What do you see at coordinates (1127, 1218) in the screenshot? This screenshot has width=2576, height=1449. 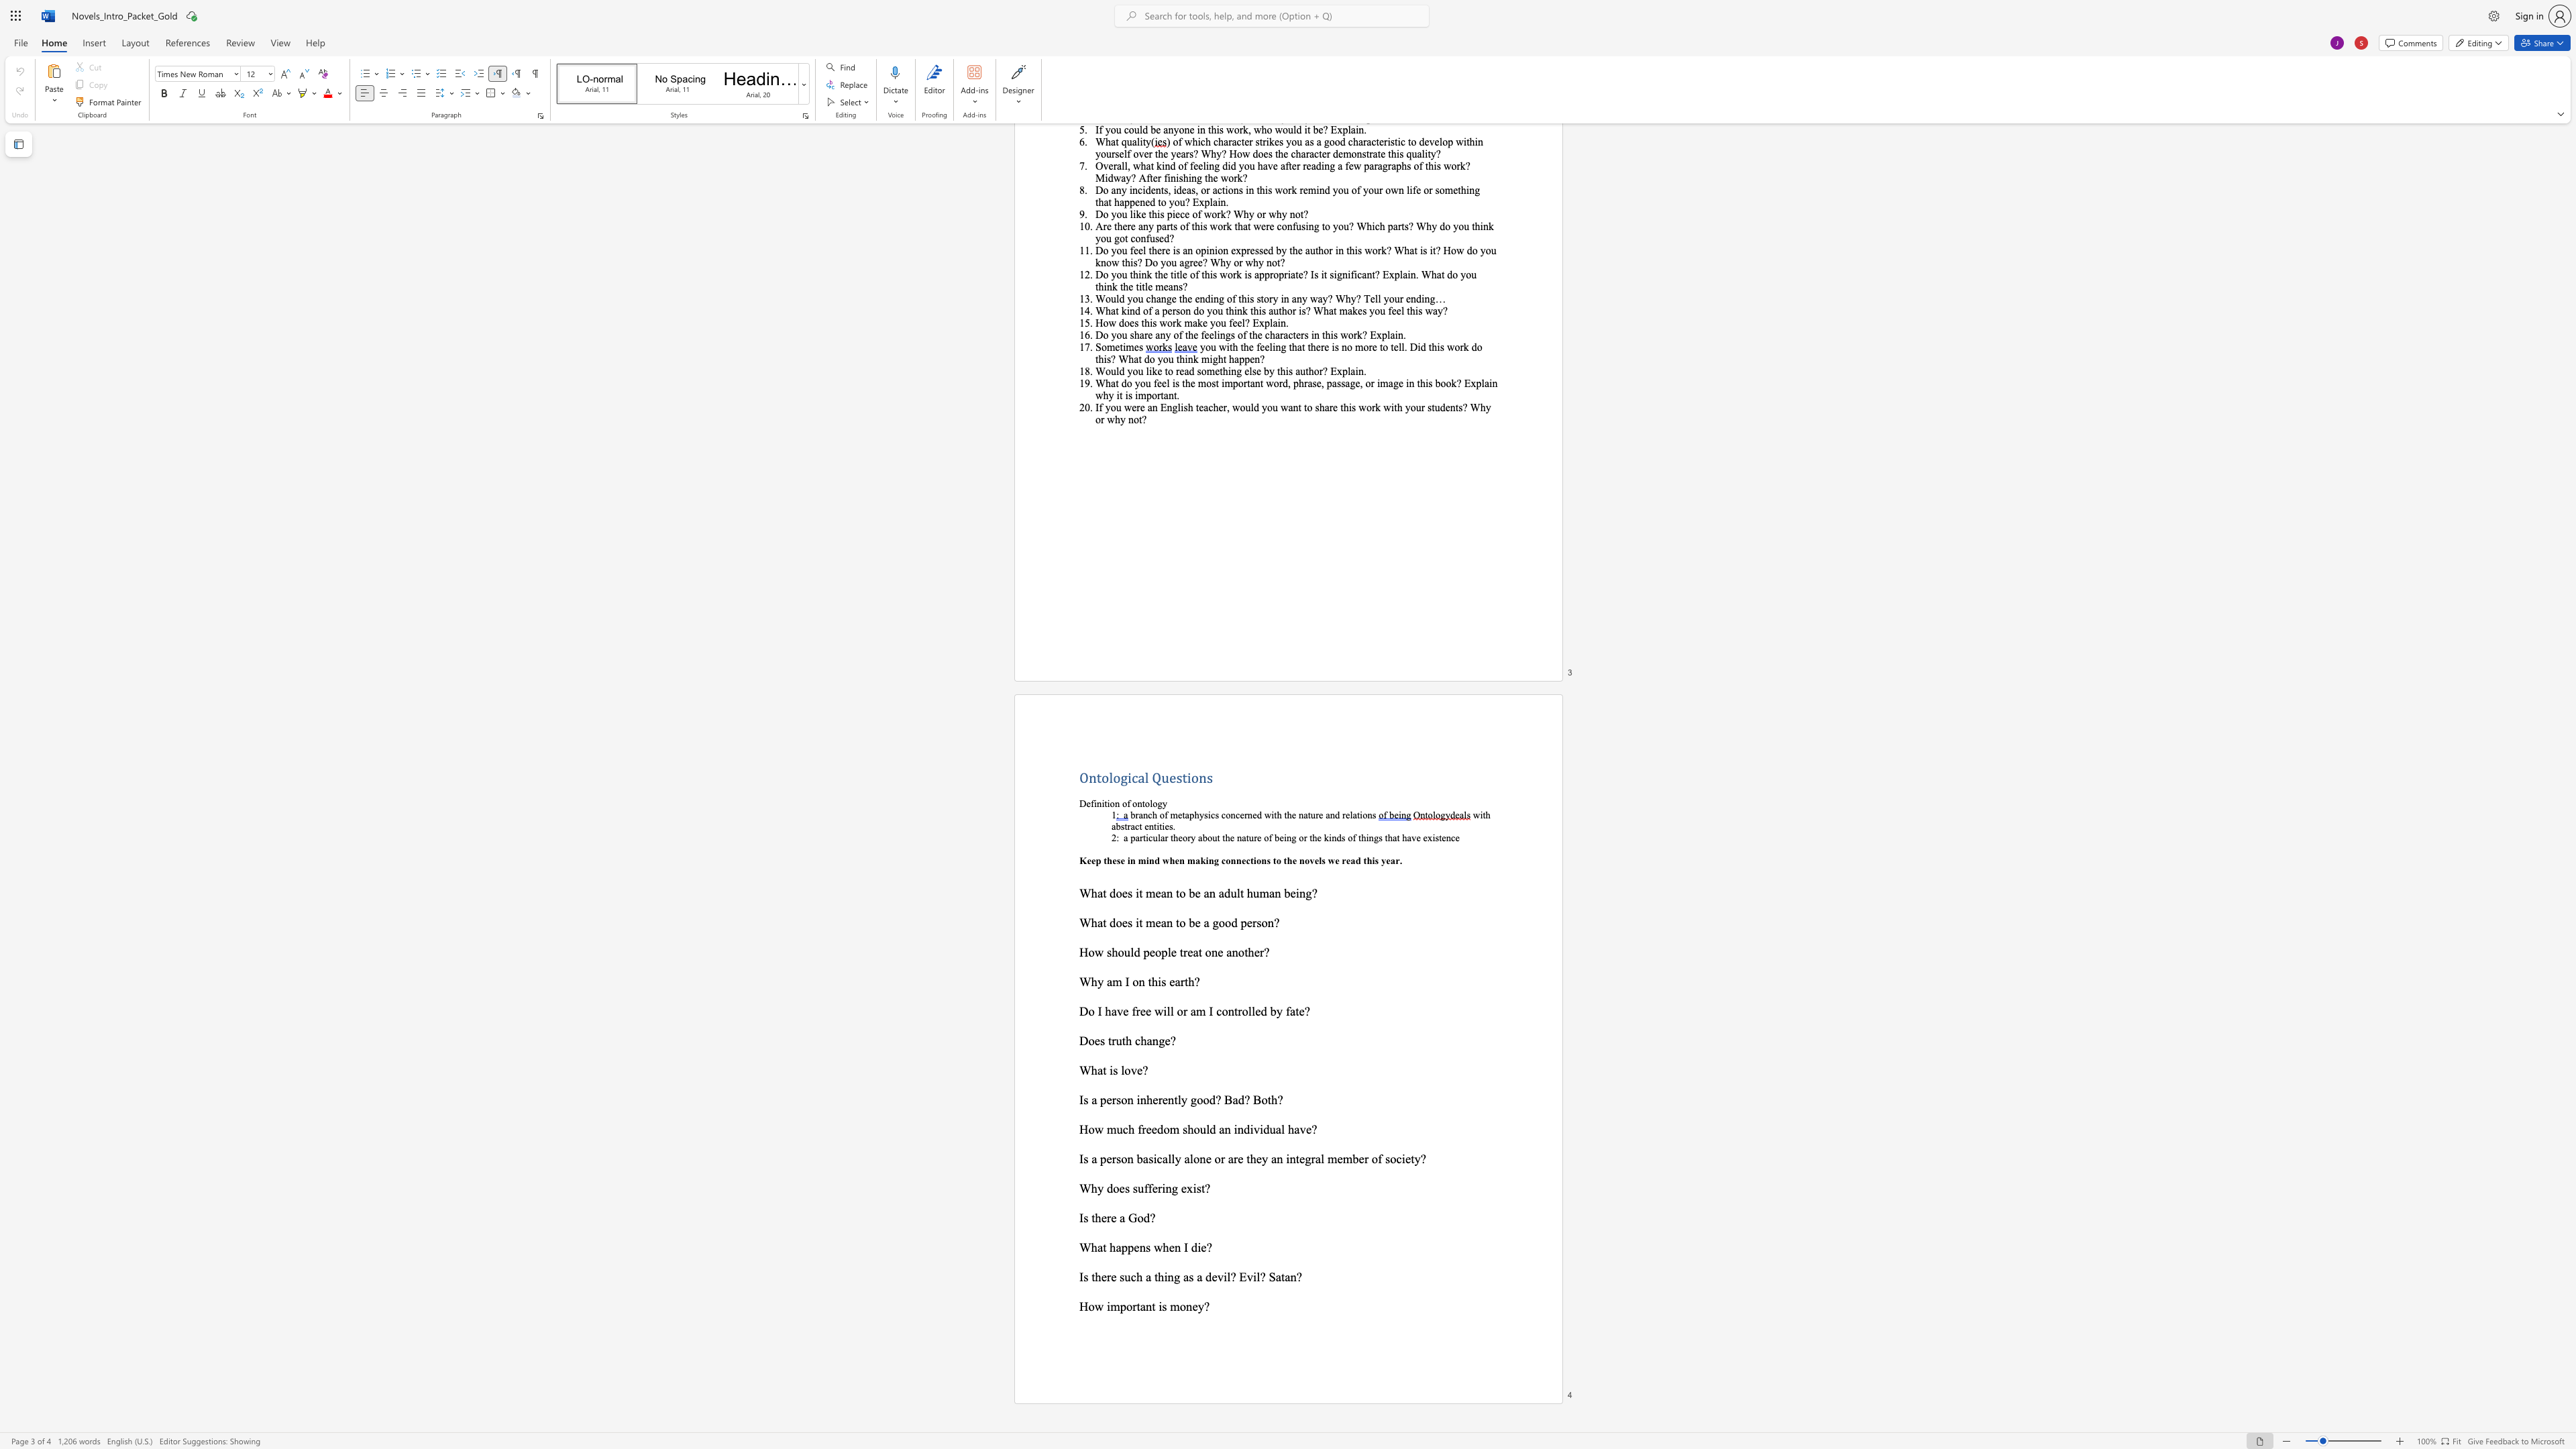 I see `the subset text "Go" within the text "Is there a God?"` at bounding box center [1127, 1218].